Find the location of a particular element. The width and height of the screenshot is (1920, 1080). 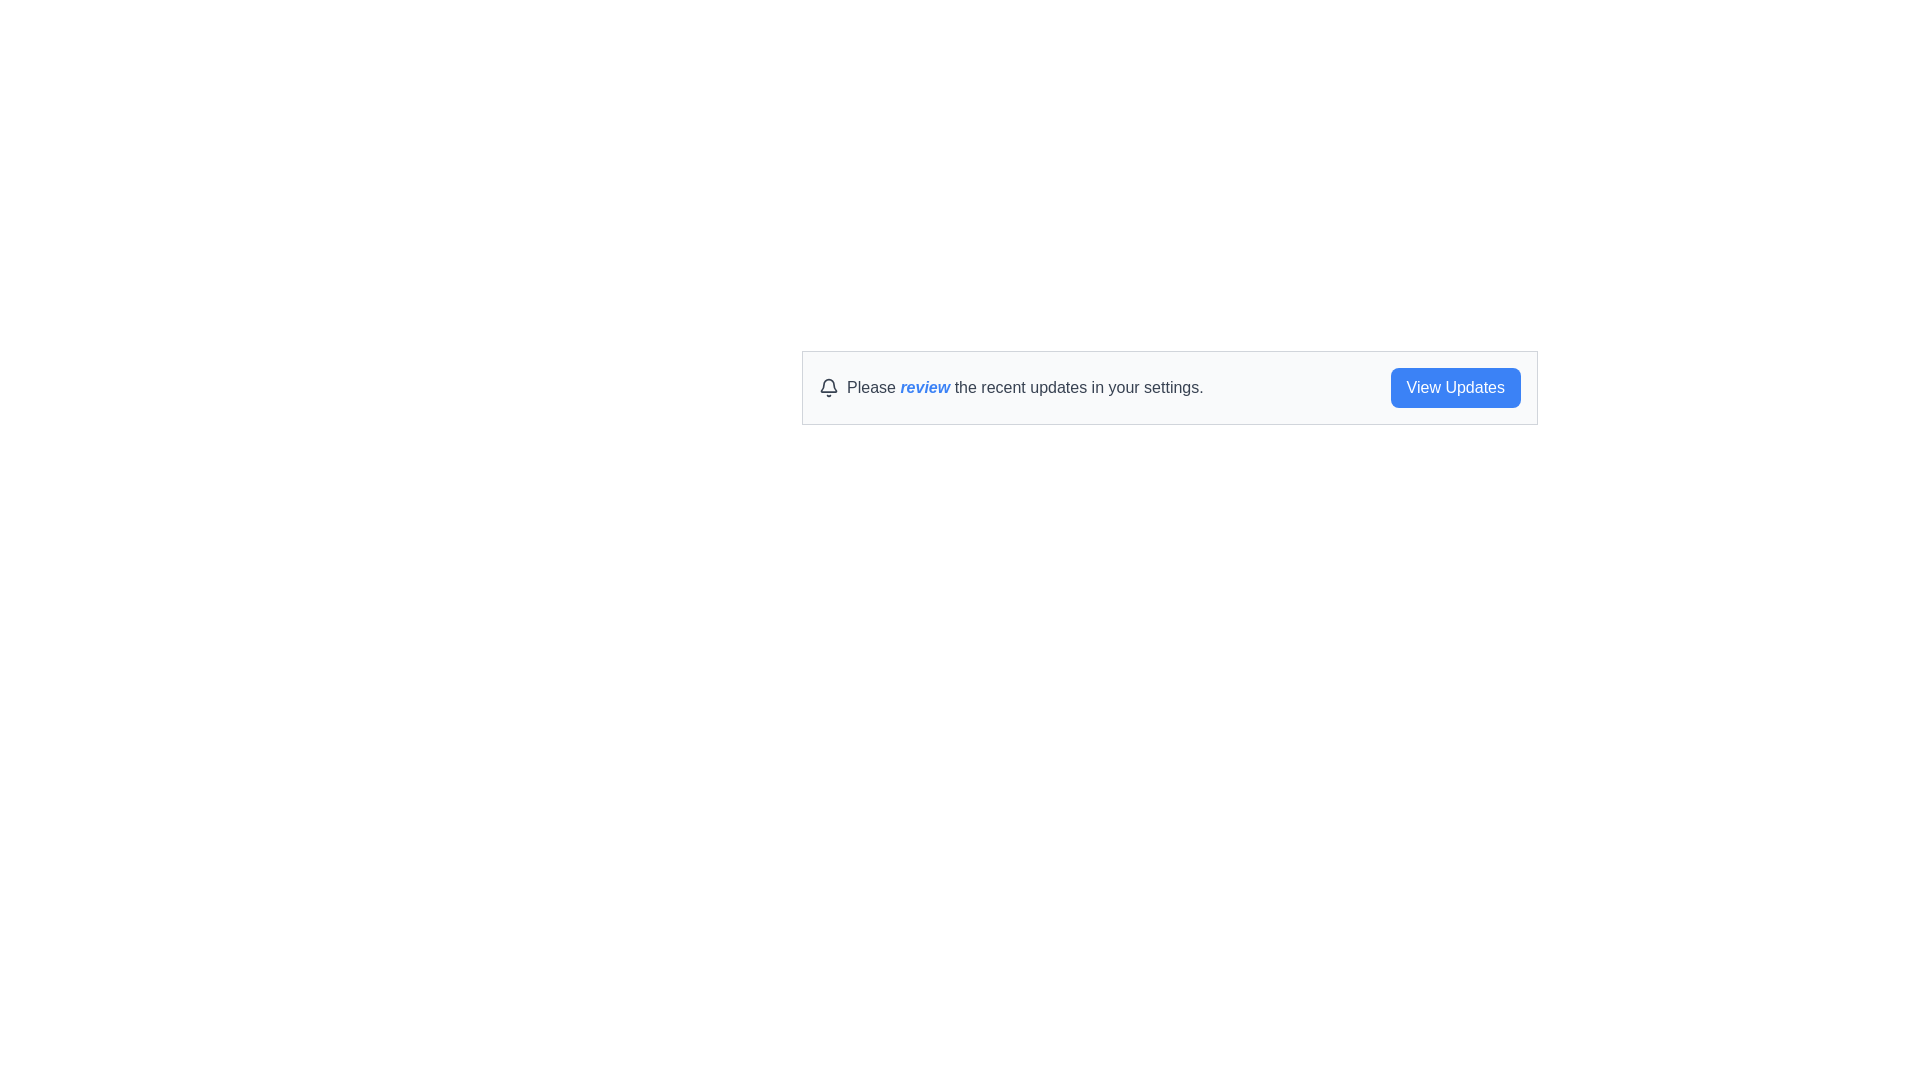

the text block displaying the message 'Please review the recent updates in your settings.' which has the word 'review' highlighted in blue and bold is located at coordinates (1025, 388).